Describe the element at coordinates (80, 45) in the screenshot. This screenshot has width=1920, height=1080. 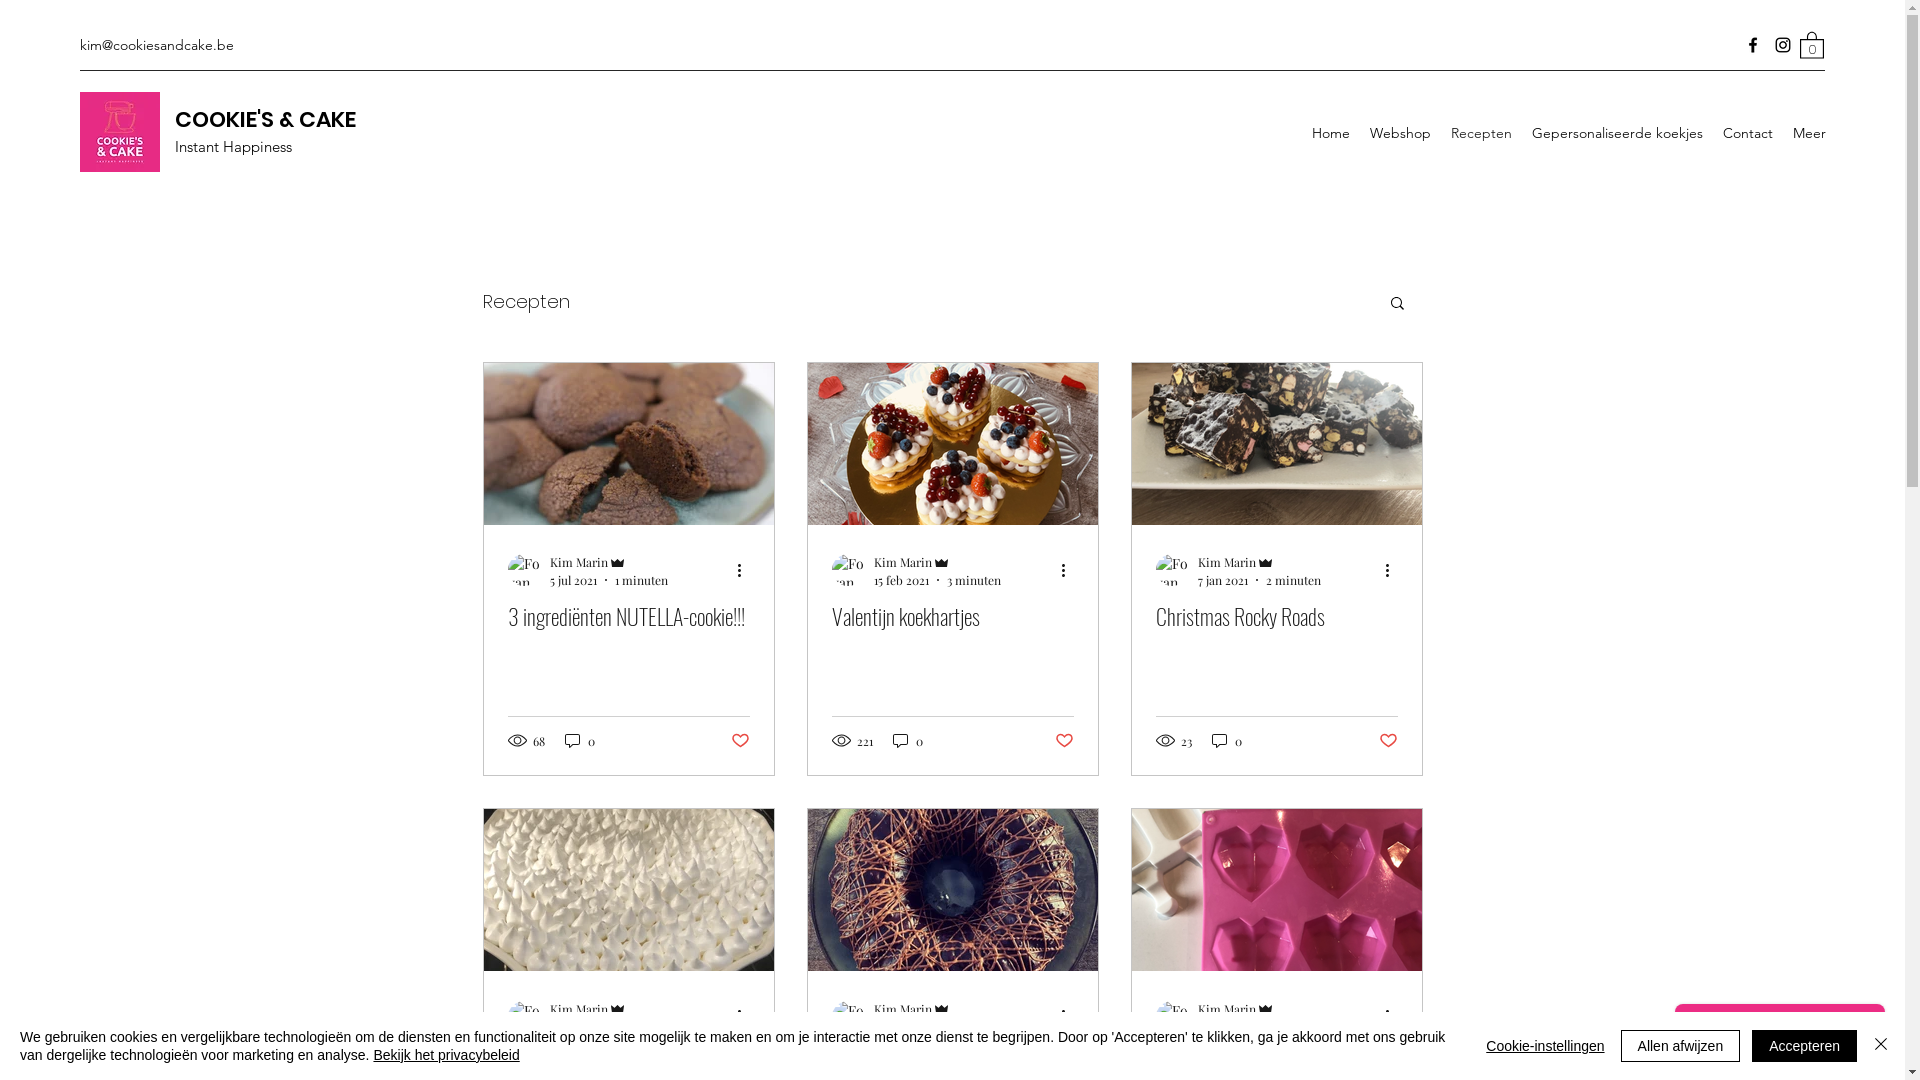
I see `'kim@cookiesandcake.be'` at that location.